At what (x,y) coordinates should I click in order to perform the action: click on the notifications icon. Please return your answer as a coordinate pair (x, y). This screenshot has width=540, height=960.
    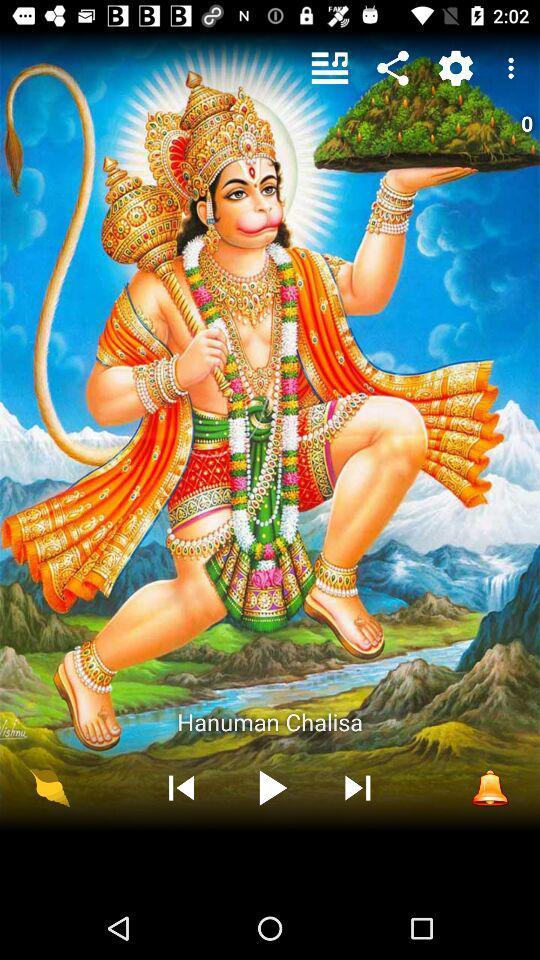
    Looking at the image, I should click on (489, 787).